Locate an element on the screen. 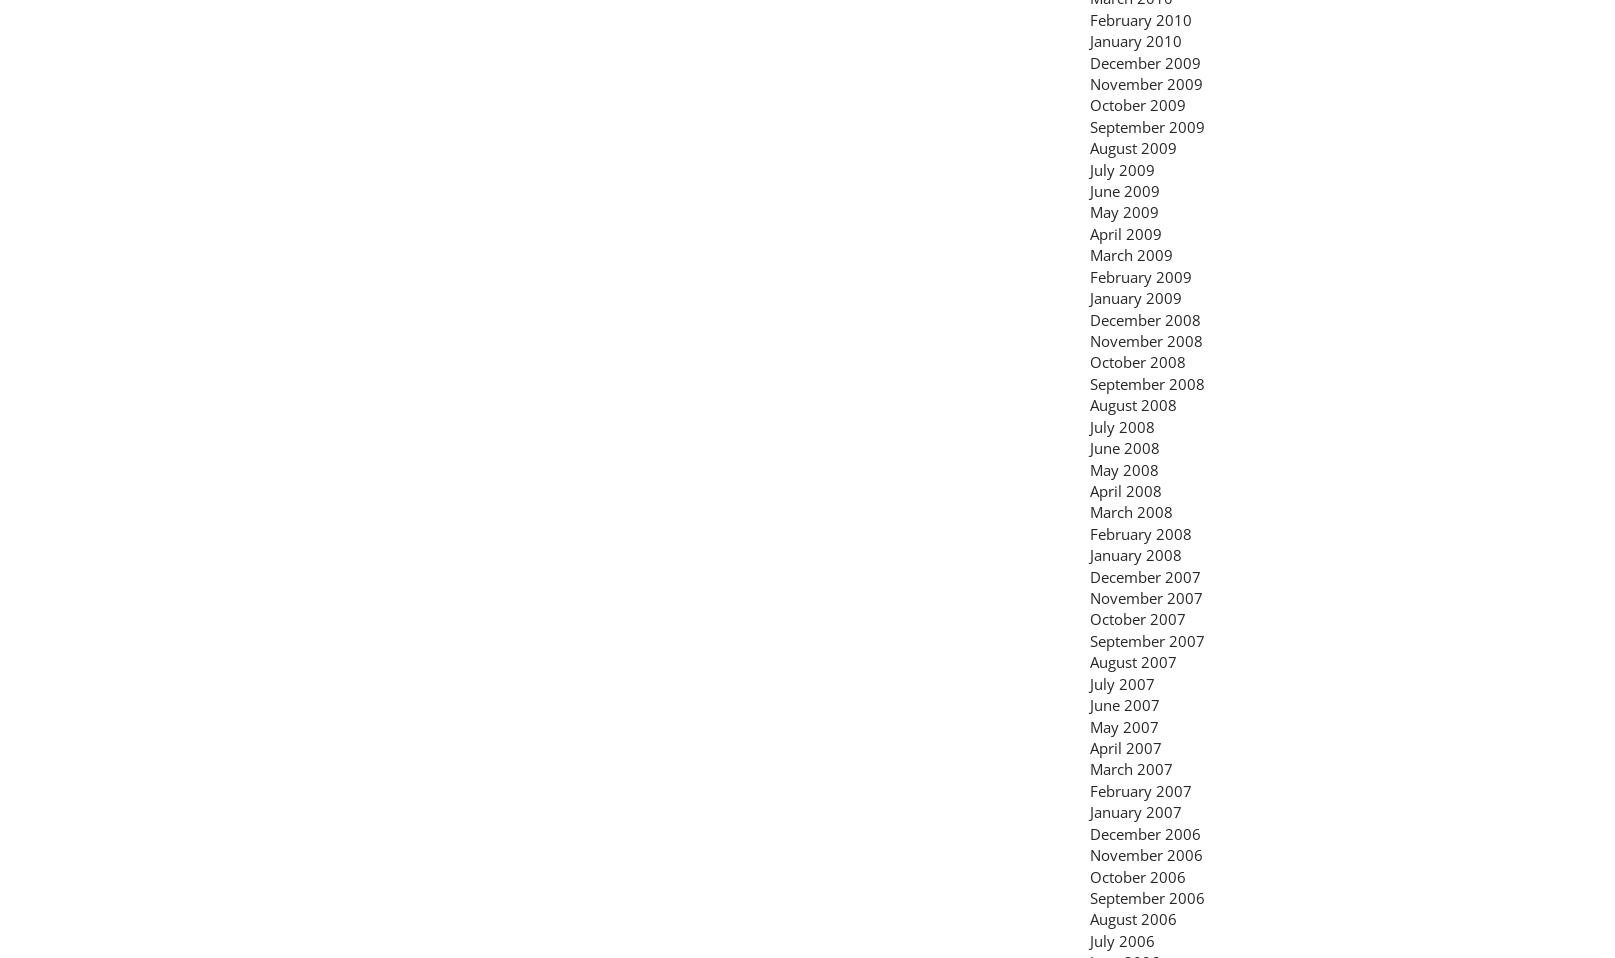 Image resolution: width=1615 pixels, height=958 pixels. 'December 2009' is located at coordinates (1145, 60).